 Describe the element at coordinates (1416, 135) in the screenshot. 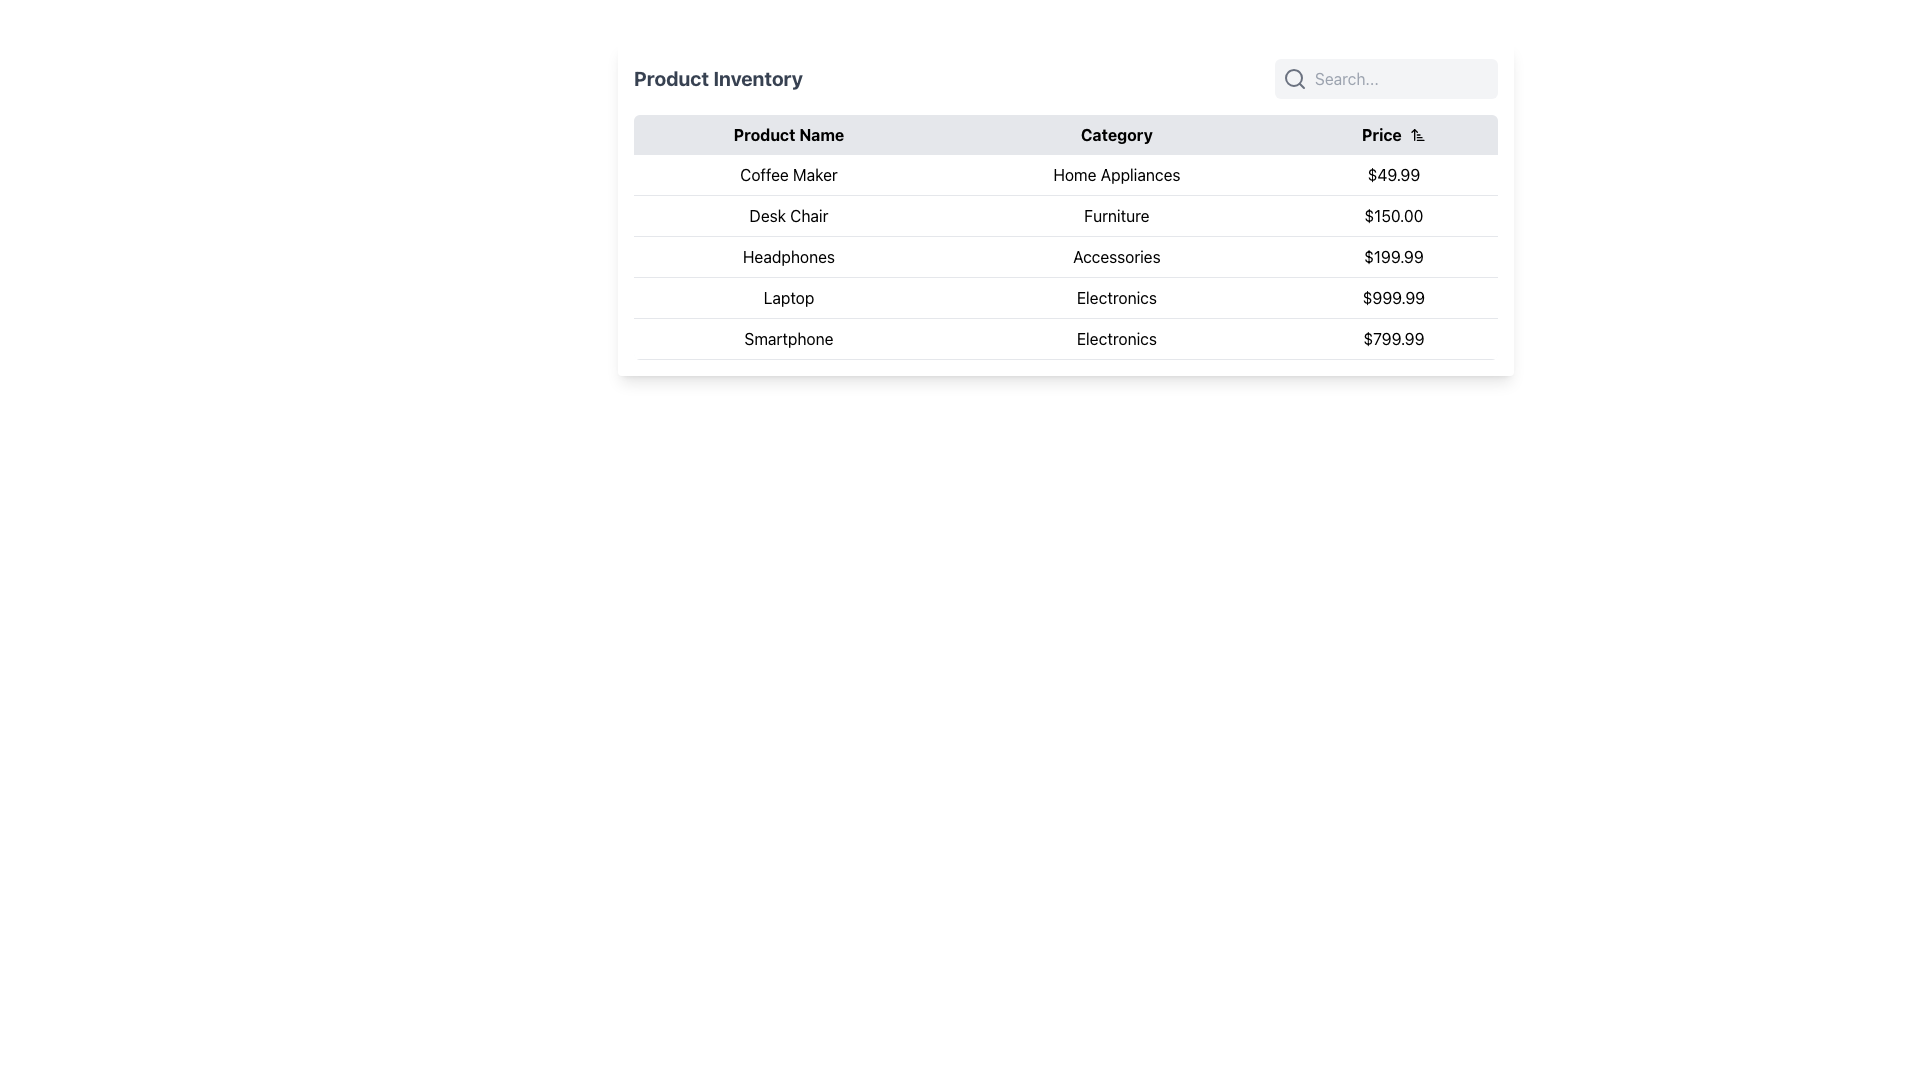

I see `the sorting toggle icon for the 'Price' column header` at that location.